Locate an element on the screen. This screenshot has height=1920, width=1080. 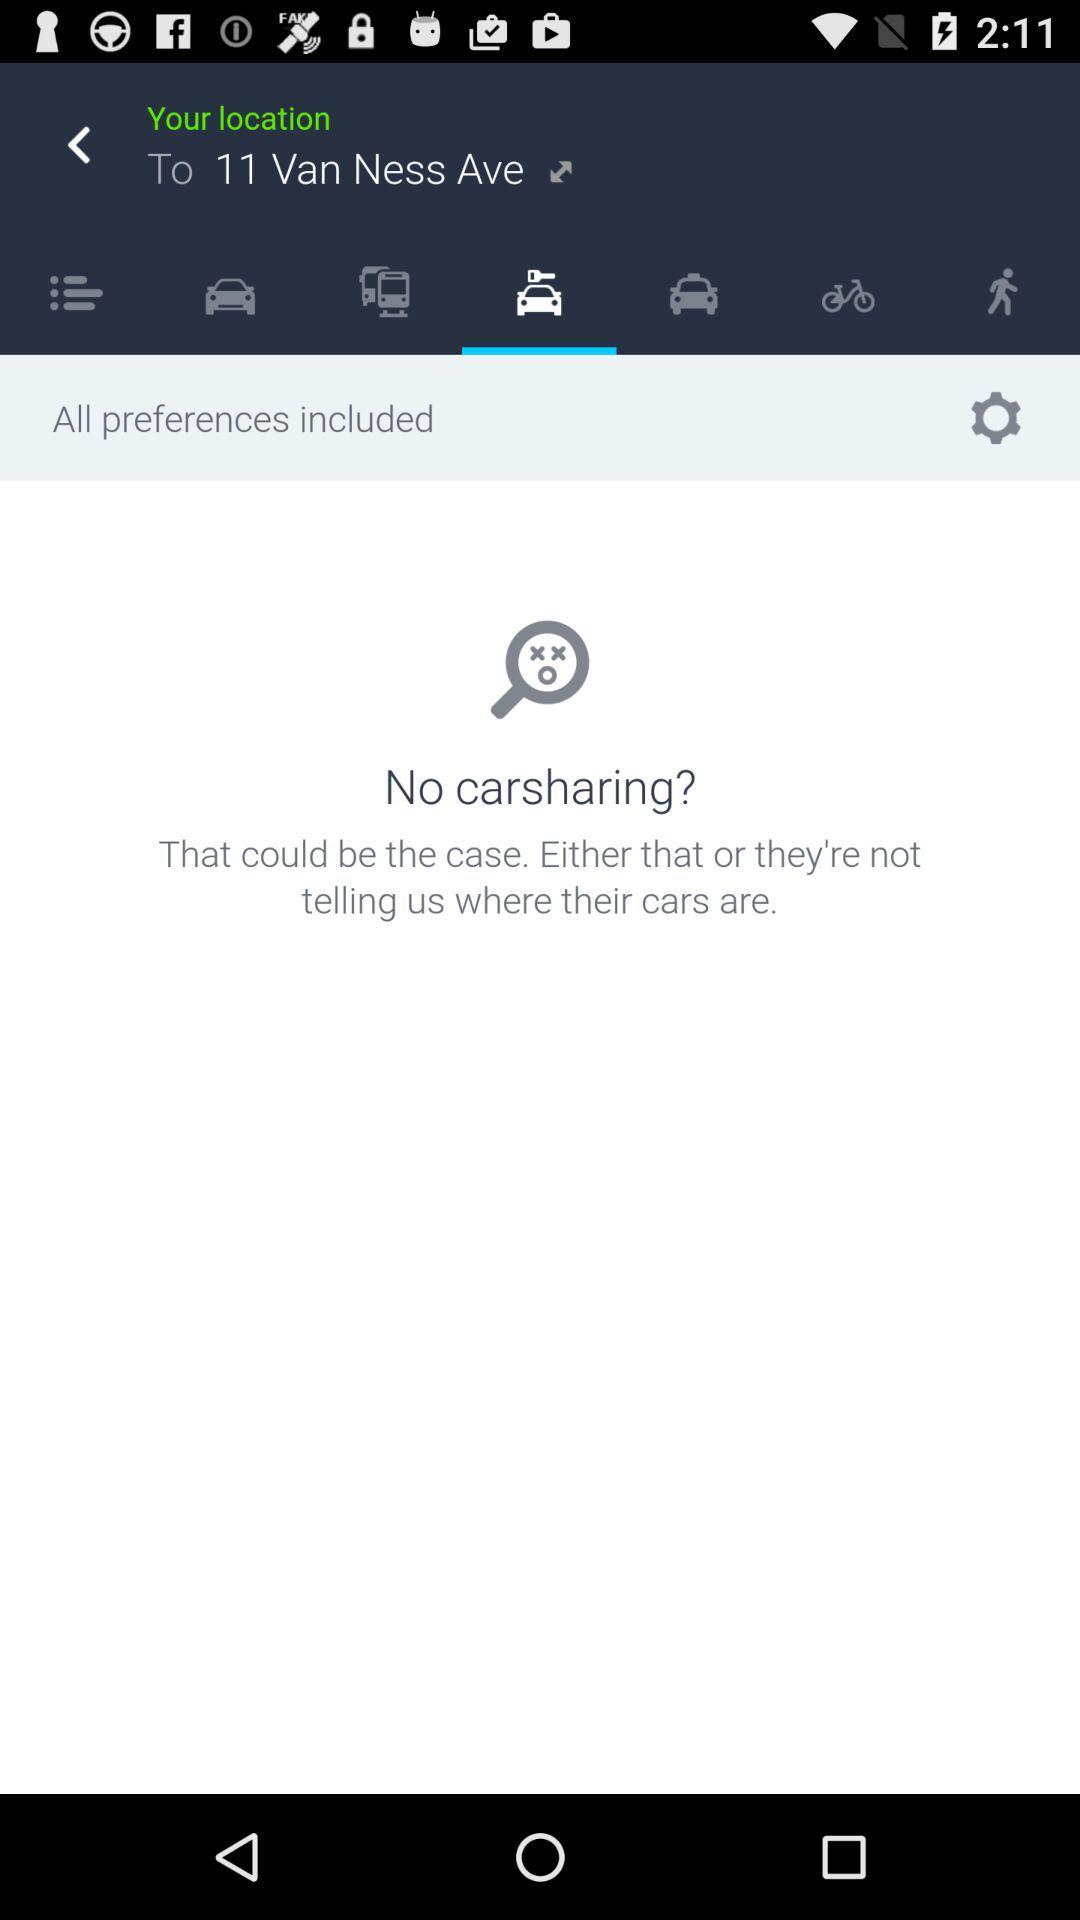
the settings button on the web page is located at coordinates (996, 416).